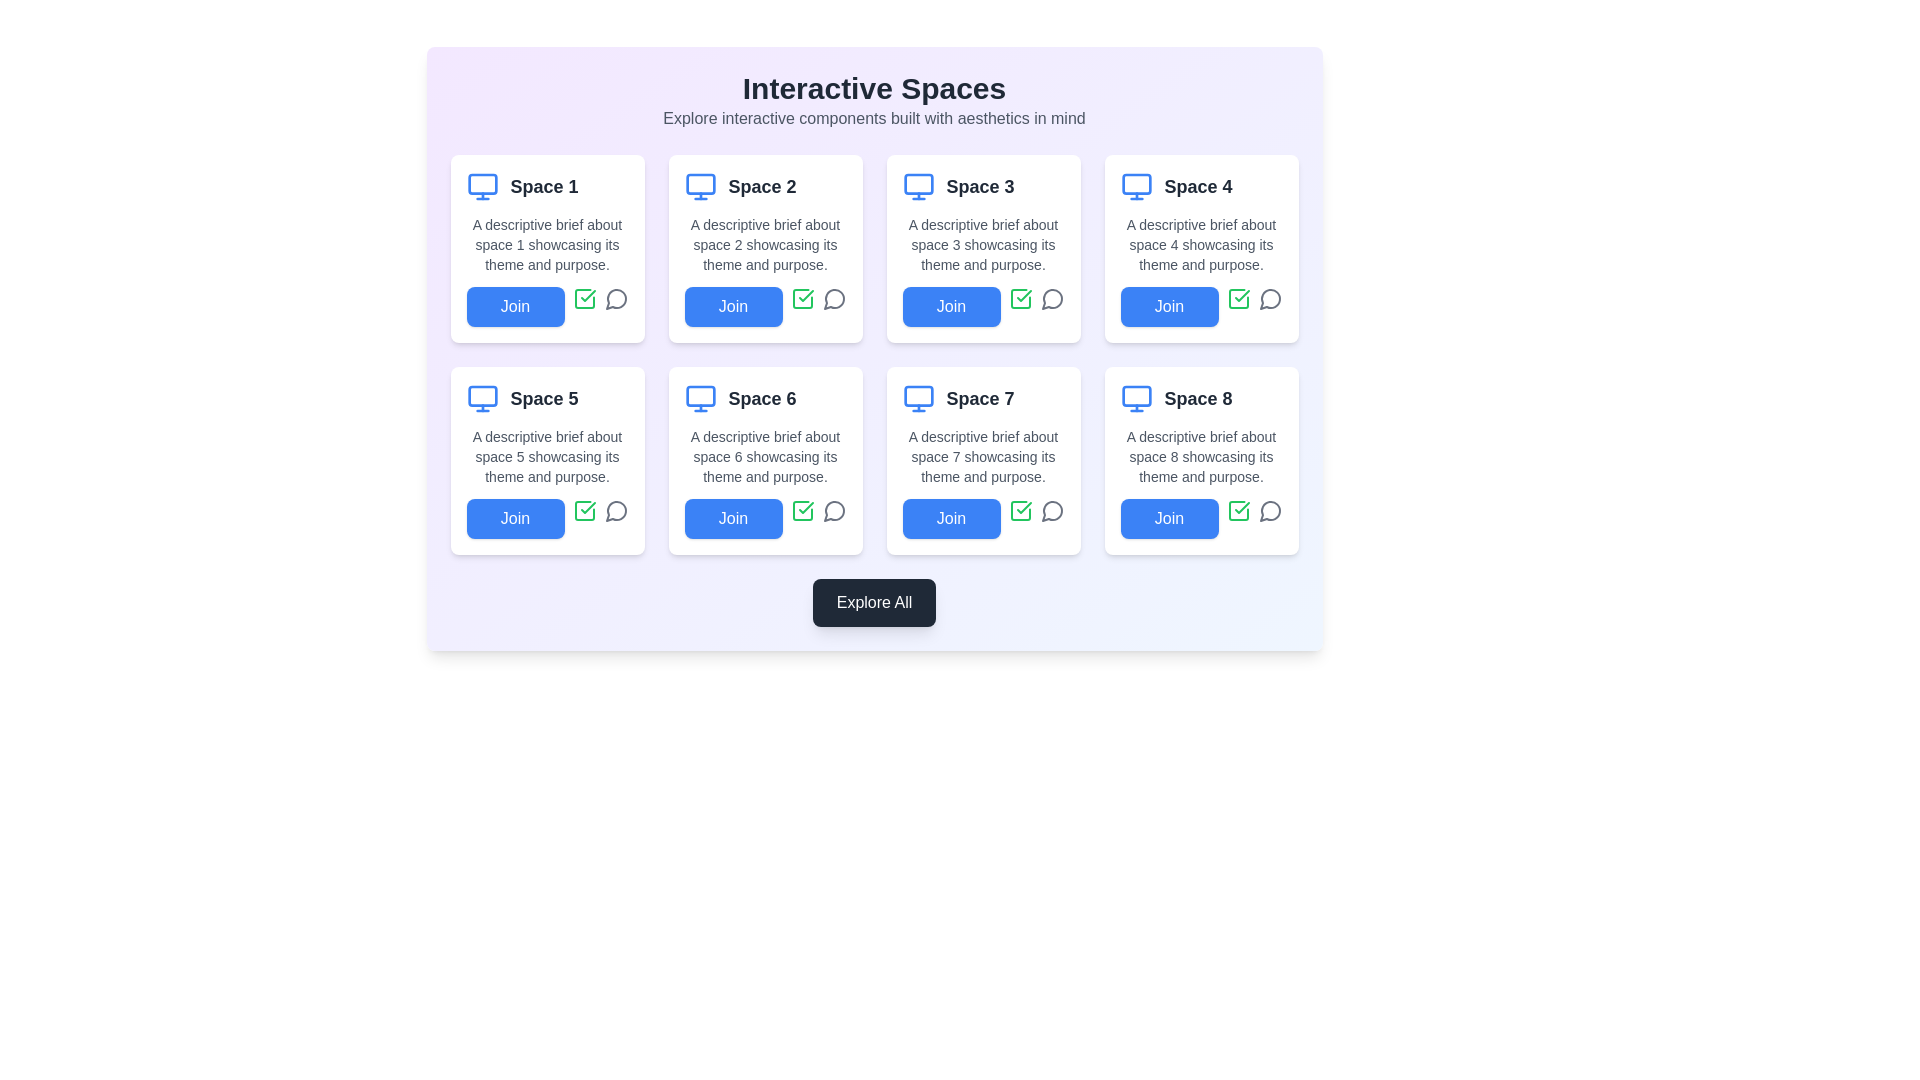  Describe the element at coordinates (1051, 299) in the screenshot. I see `the speech bubble icon located at the bottom of the 'Space 3' card under 'Interactive Spaces'` at that location.